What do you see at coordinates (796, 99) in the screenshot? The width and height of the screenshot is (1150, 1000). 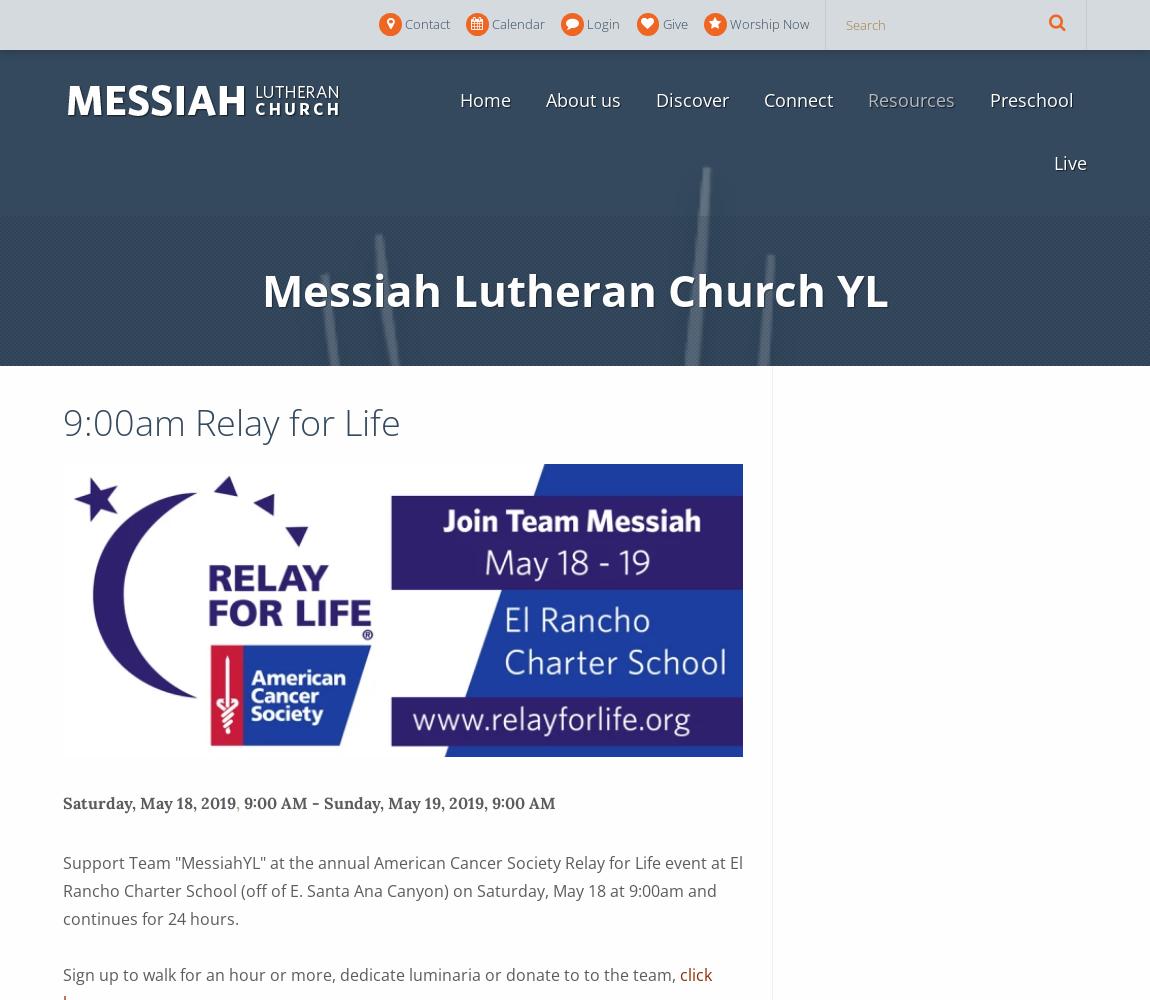 I see `'Connect'` at bounding box center [796, 99].